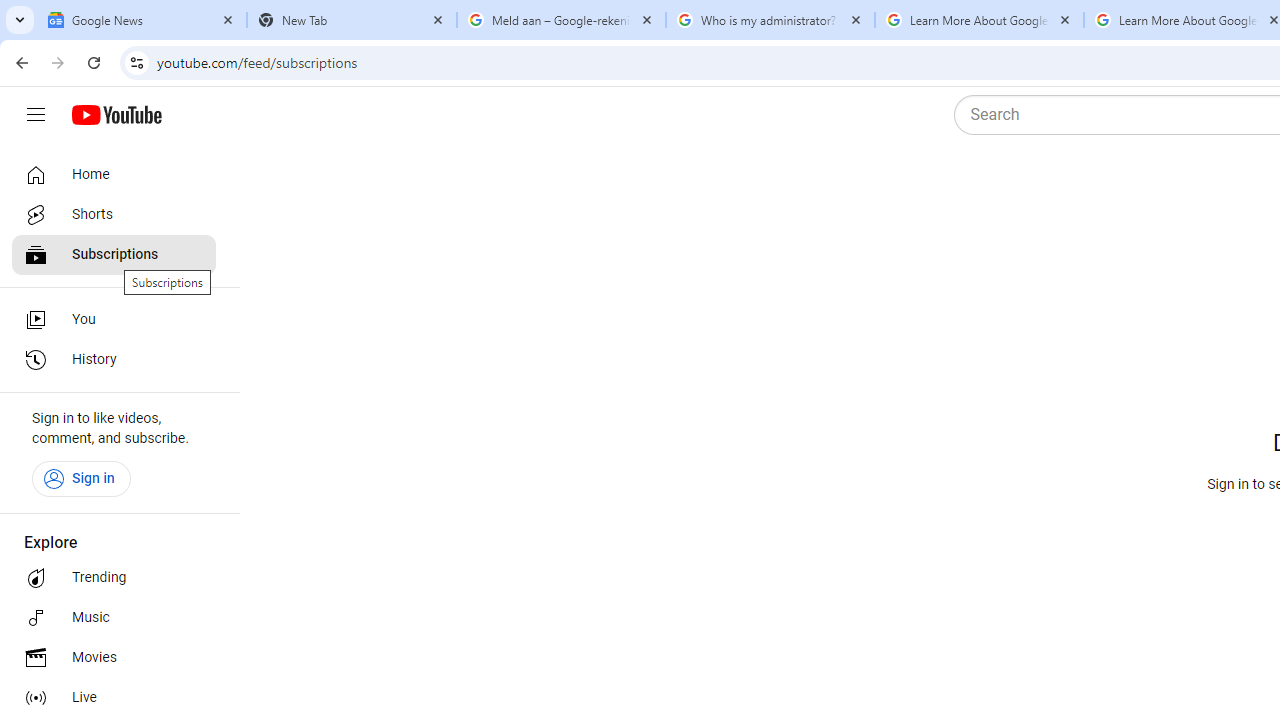  I want to click on 'Live', so click(112, 697).